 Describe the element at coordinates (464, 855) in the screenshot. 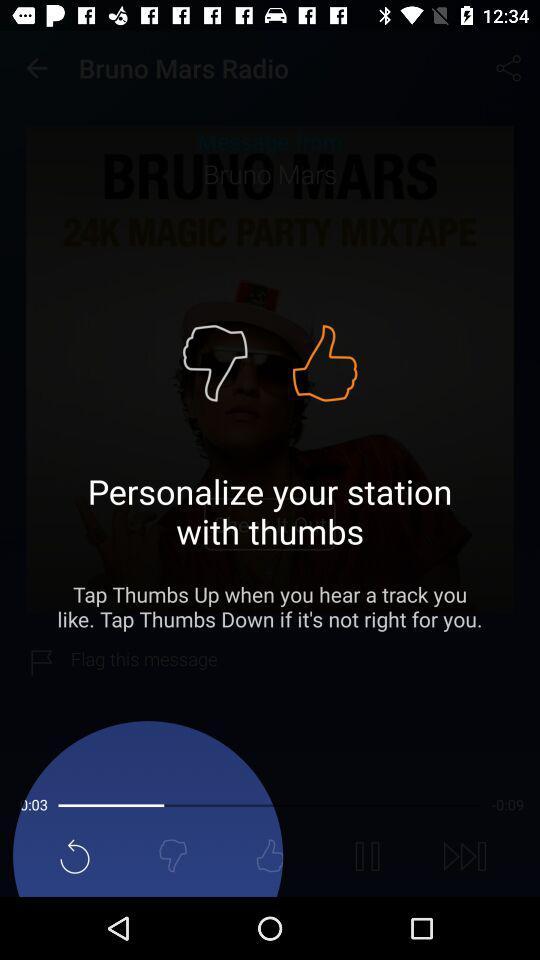

I see `the skip_next icon` at that location.